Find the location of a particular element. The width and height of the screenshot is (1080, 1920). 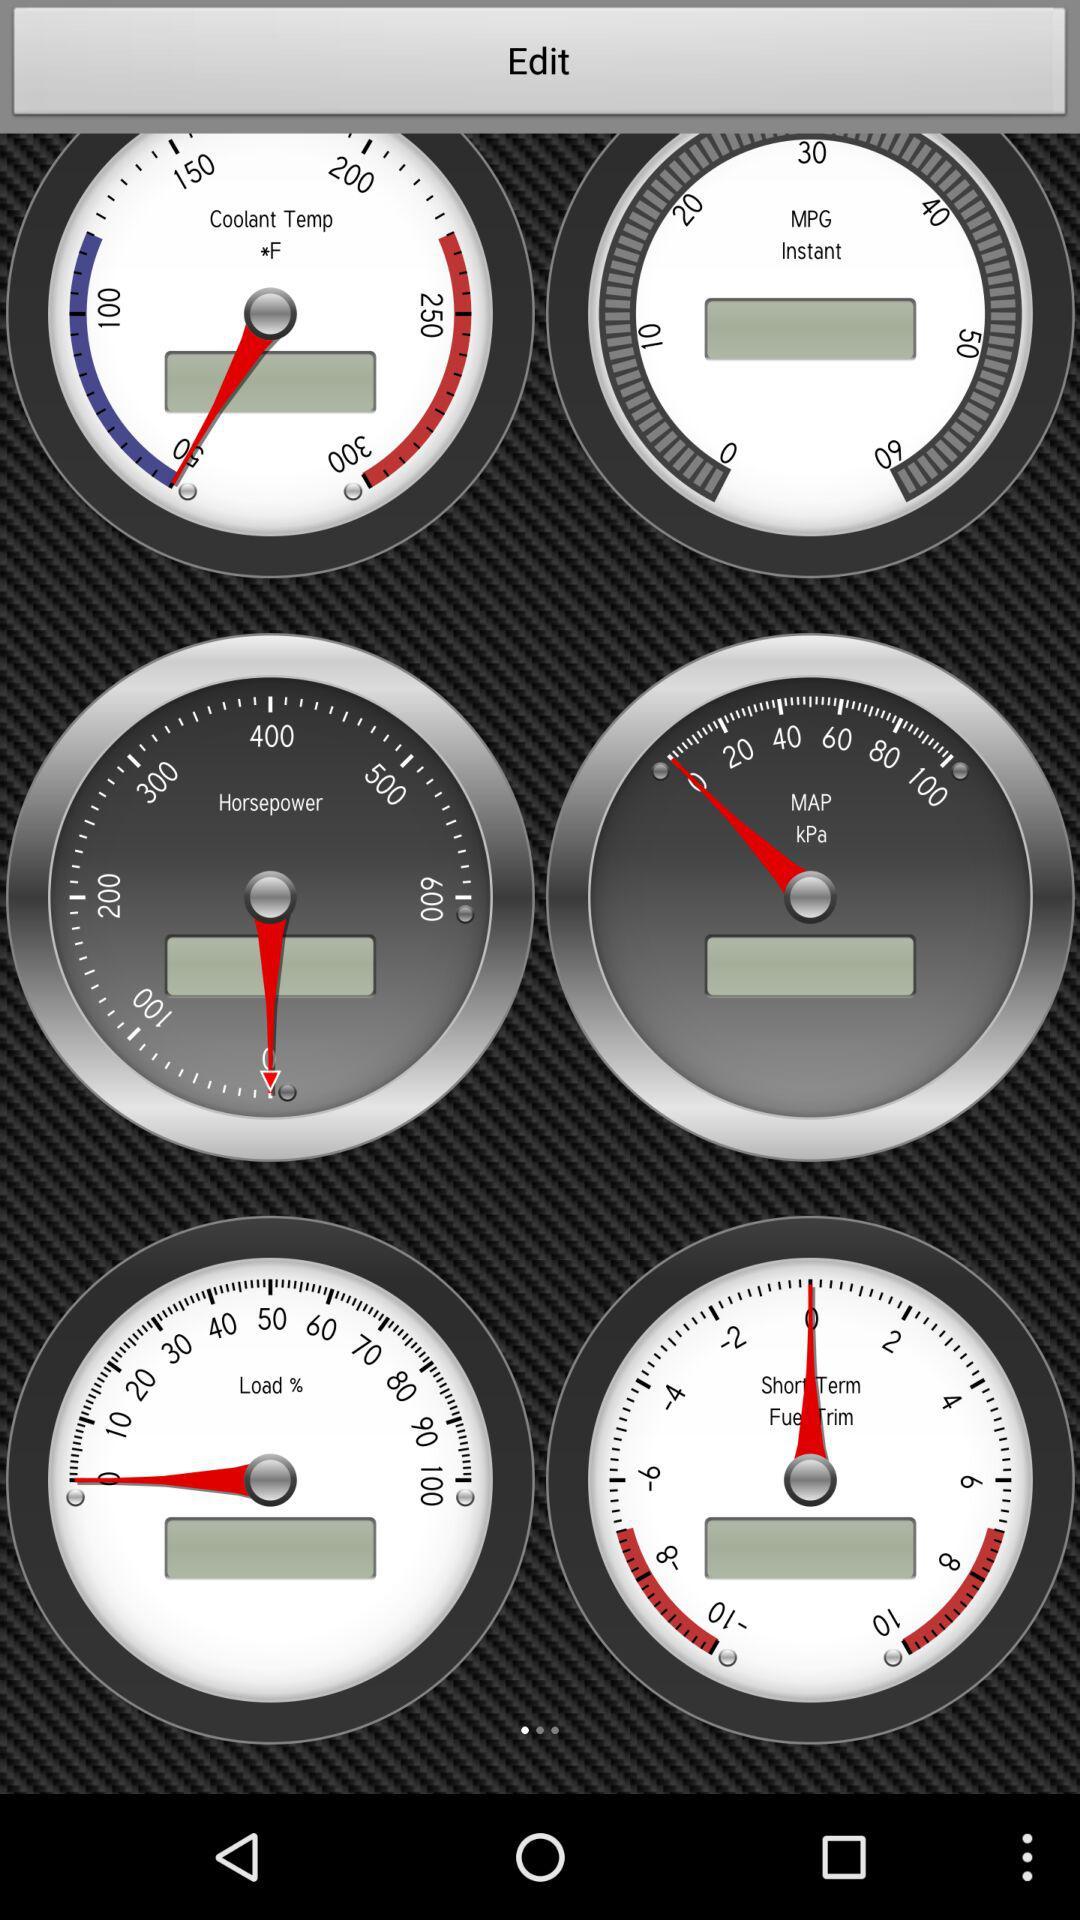

the edit is located at coordinates (540, 66).